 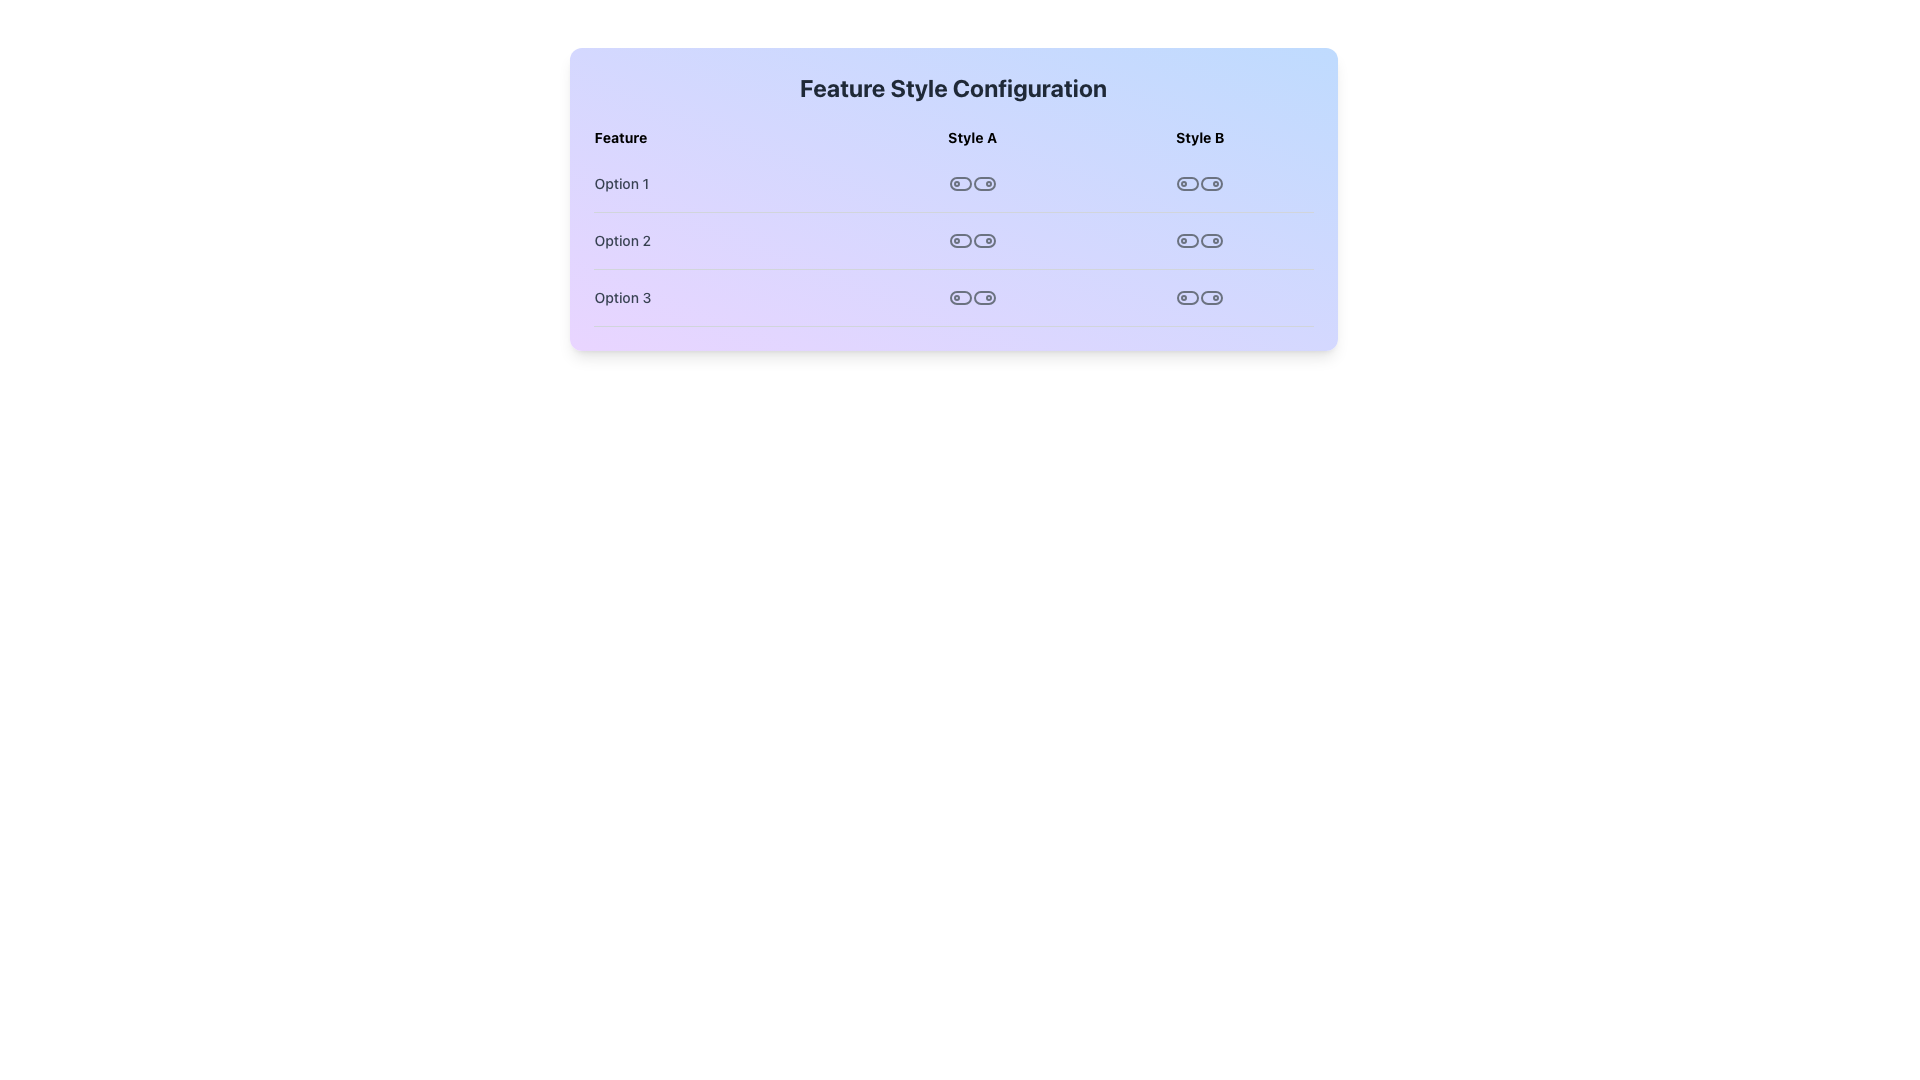 What do you see at coordinates (960, 184) in the screenshot?
I see `the inactive circular toggle switch button styled in gray, located in the first toggle of 'Style A' for 'Option 1'` at bounding box center [960, 184].